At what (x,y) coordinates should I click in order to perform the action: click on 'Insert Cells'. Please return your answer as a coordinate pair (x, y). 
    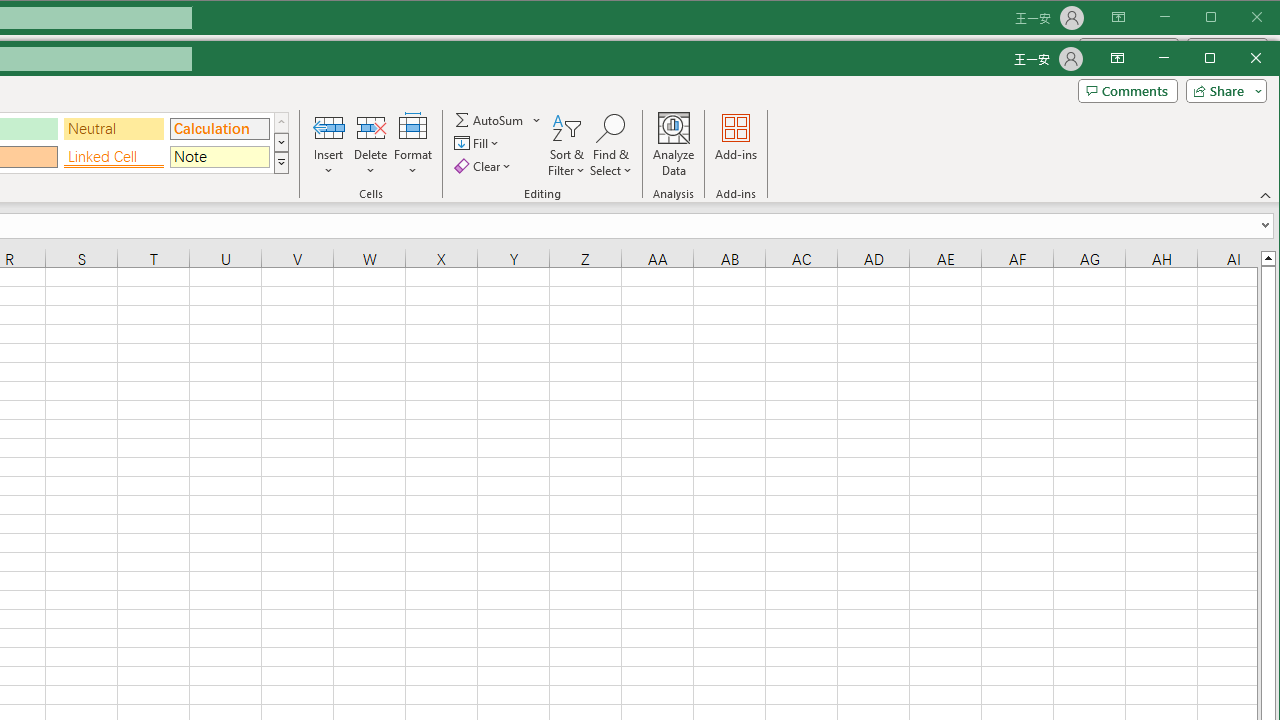
    Looking at the image, I should click on (328, 127).